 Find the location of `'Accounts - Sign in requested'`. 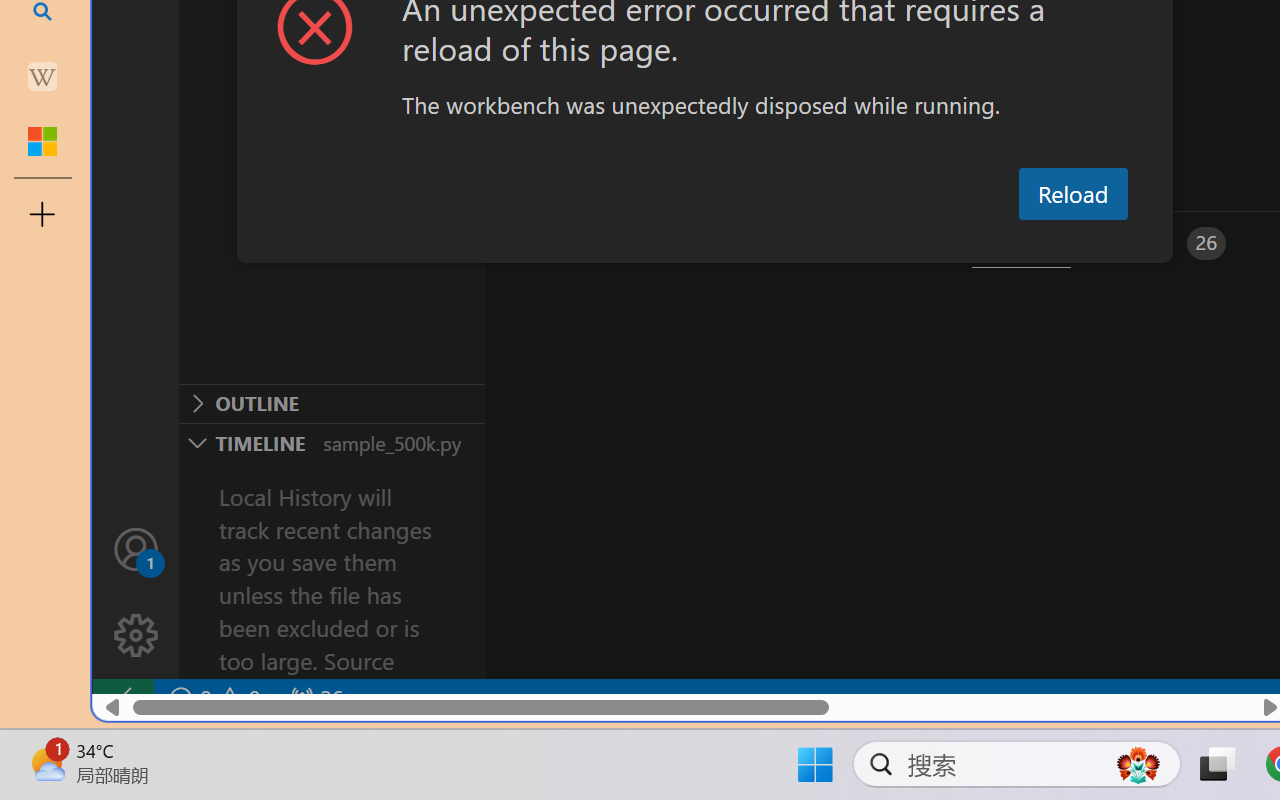

'Accounts - Sign in requested' is located at coordinates (134, 548).